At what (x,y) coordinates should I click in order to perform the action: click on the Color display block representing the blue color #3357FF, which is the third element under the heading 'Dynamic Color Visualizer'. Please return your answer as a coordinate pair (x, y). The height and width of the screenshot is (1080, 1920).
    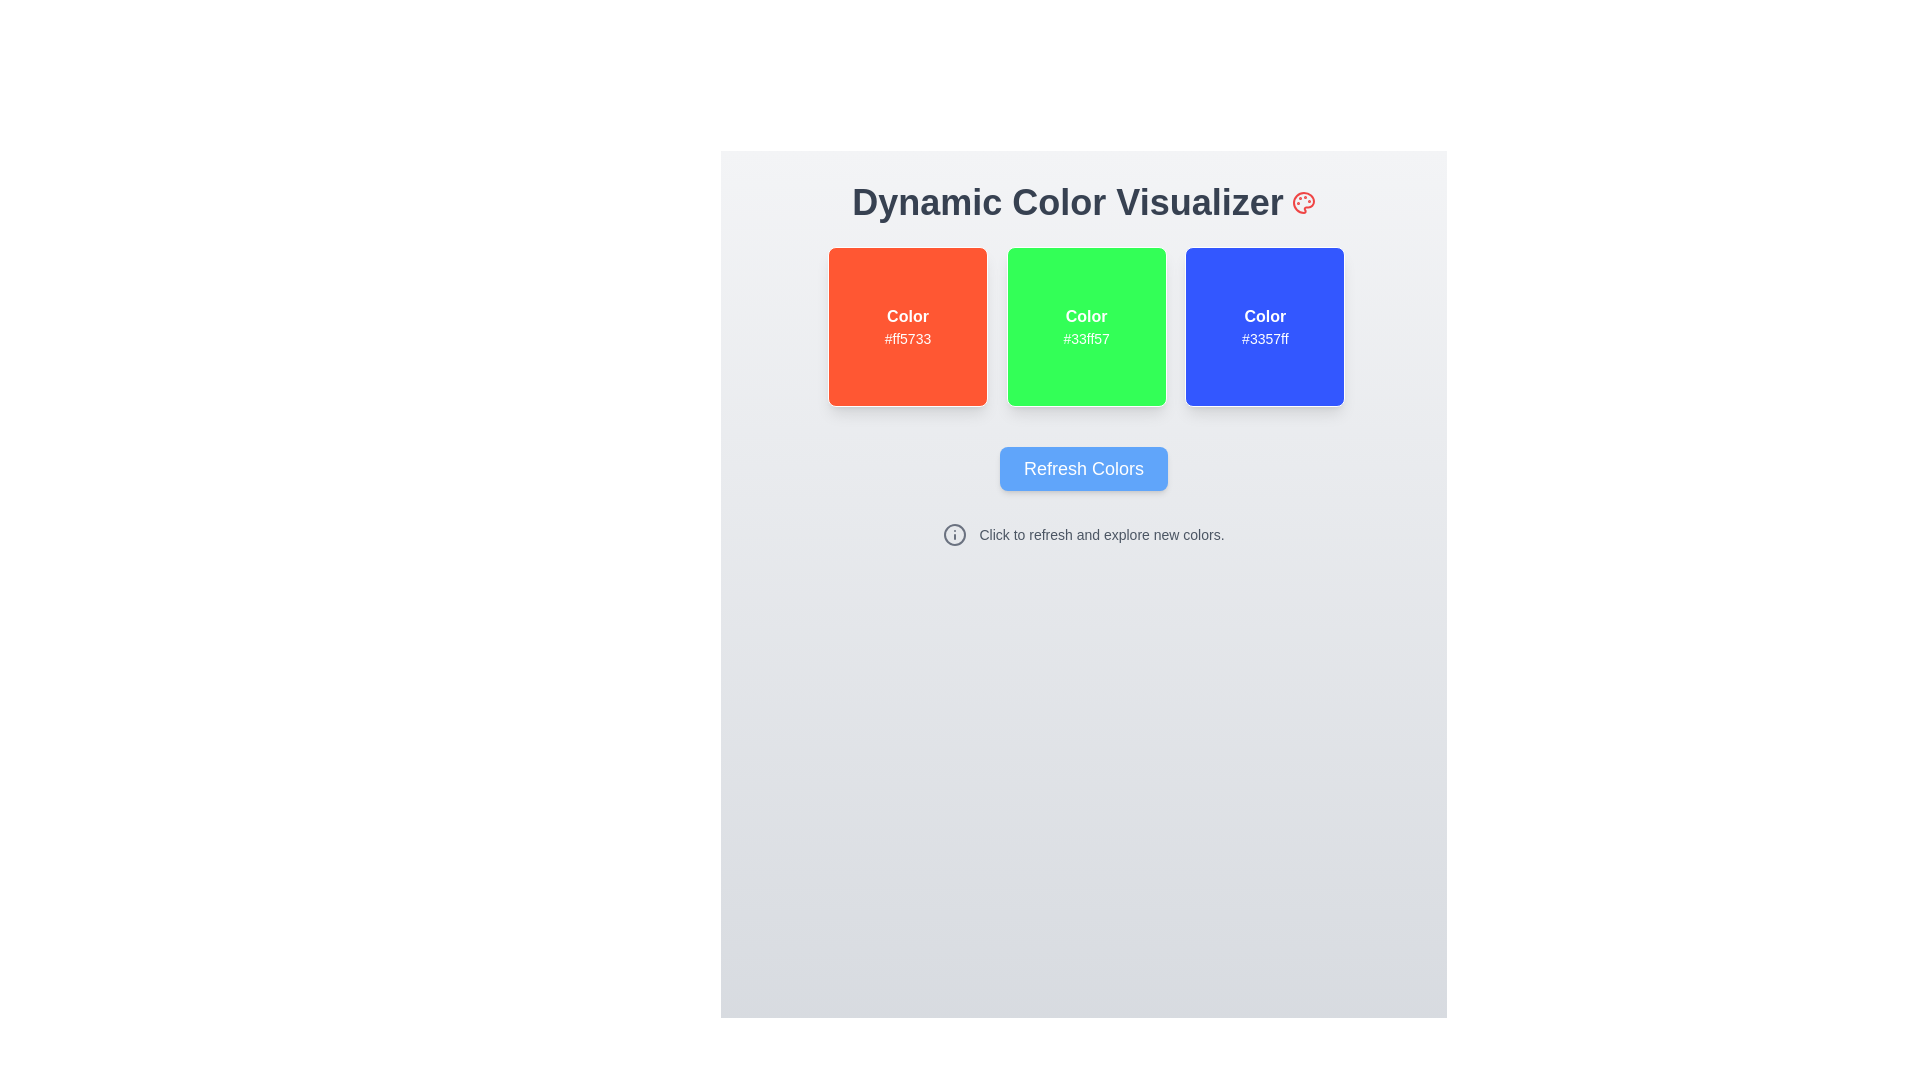
    Looking at the image, I should click on (1264, 326).